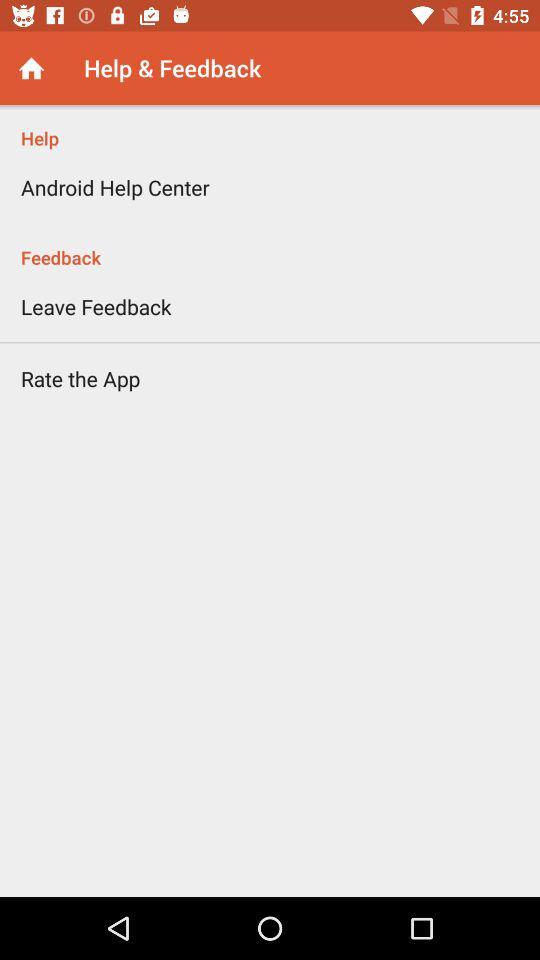  Describe the element at coordinates (79, 377) in the screenshot. I see `rate the app` at that location.